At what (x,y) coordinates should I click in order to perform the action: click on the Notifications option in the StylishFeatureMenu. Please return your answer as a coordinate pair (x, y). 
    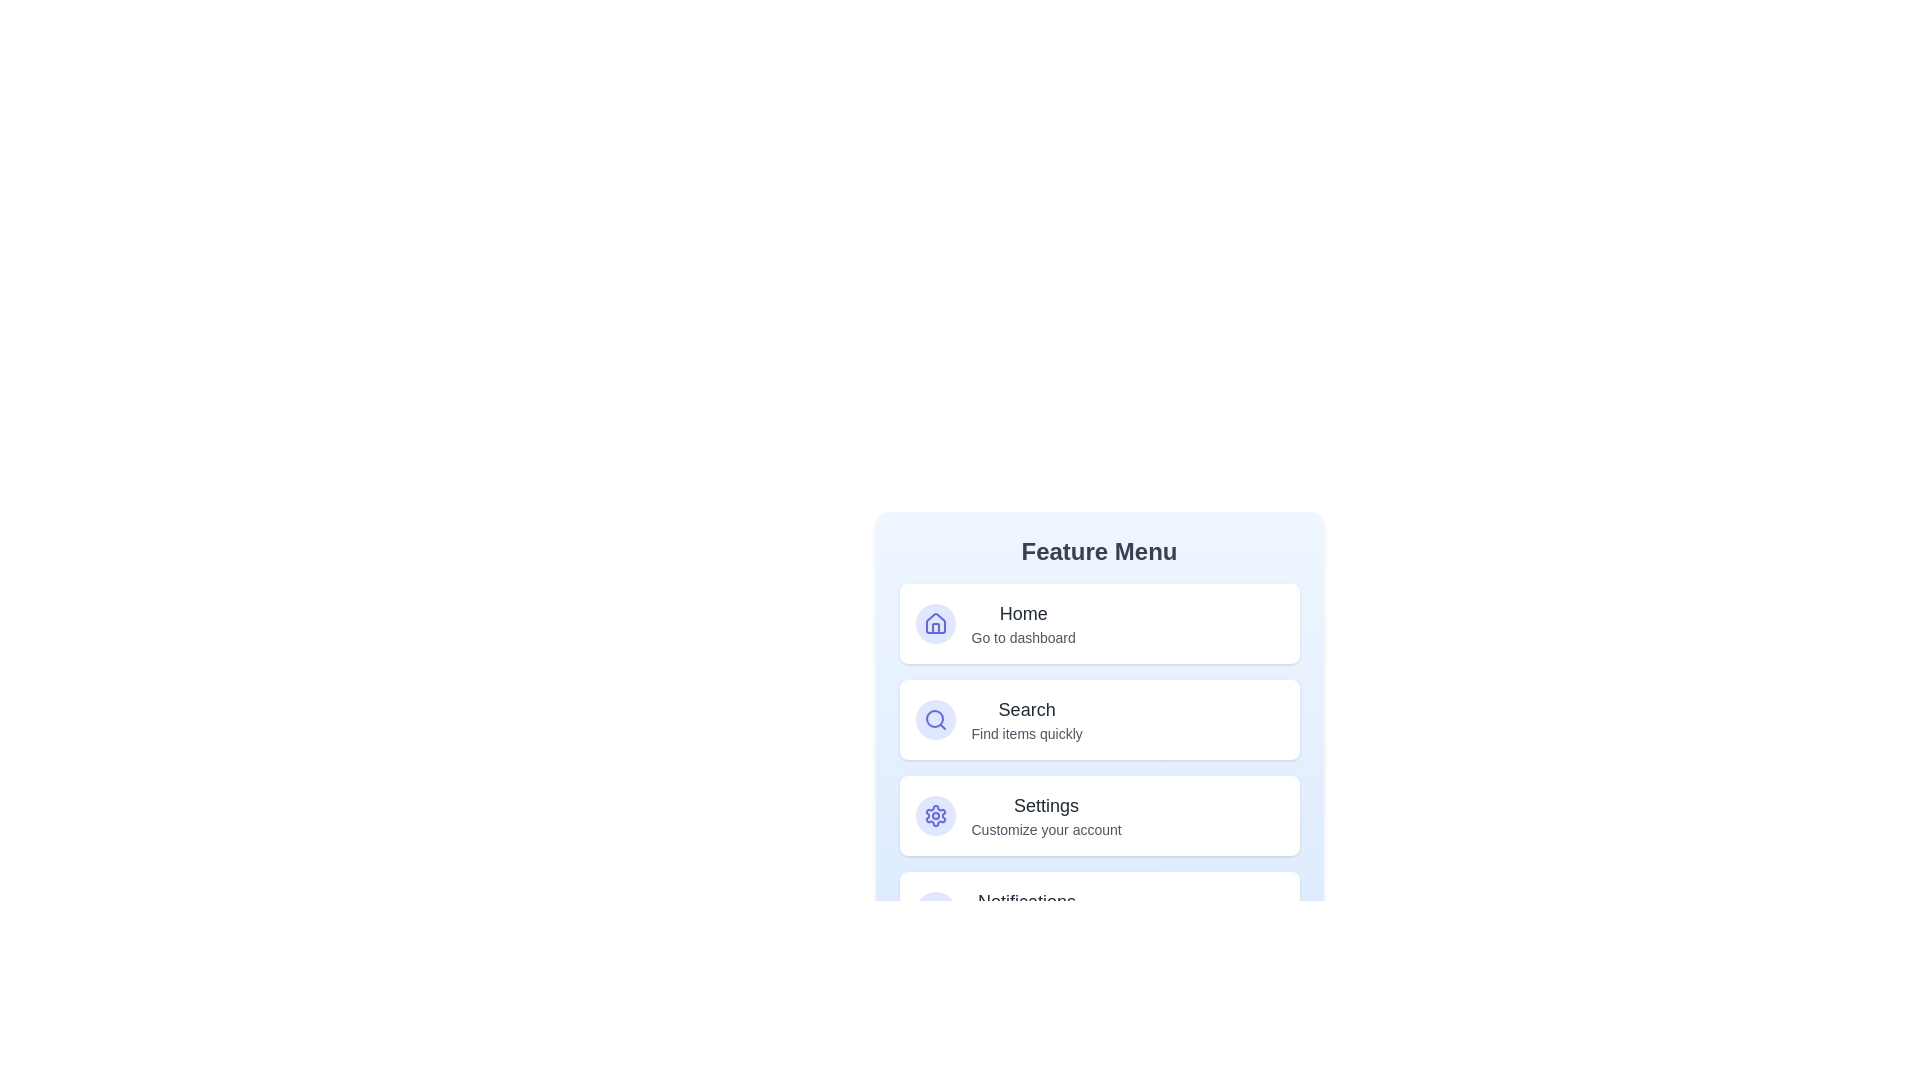
    Looking at the image, I should click on (1098, 911).